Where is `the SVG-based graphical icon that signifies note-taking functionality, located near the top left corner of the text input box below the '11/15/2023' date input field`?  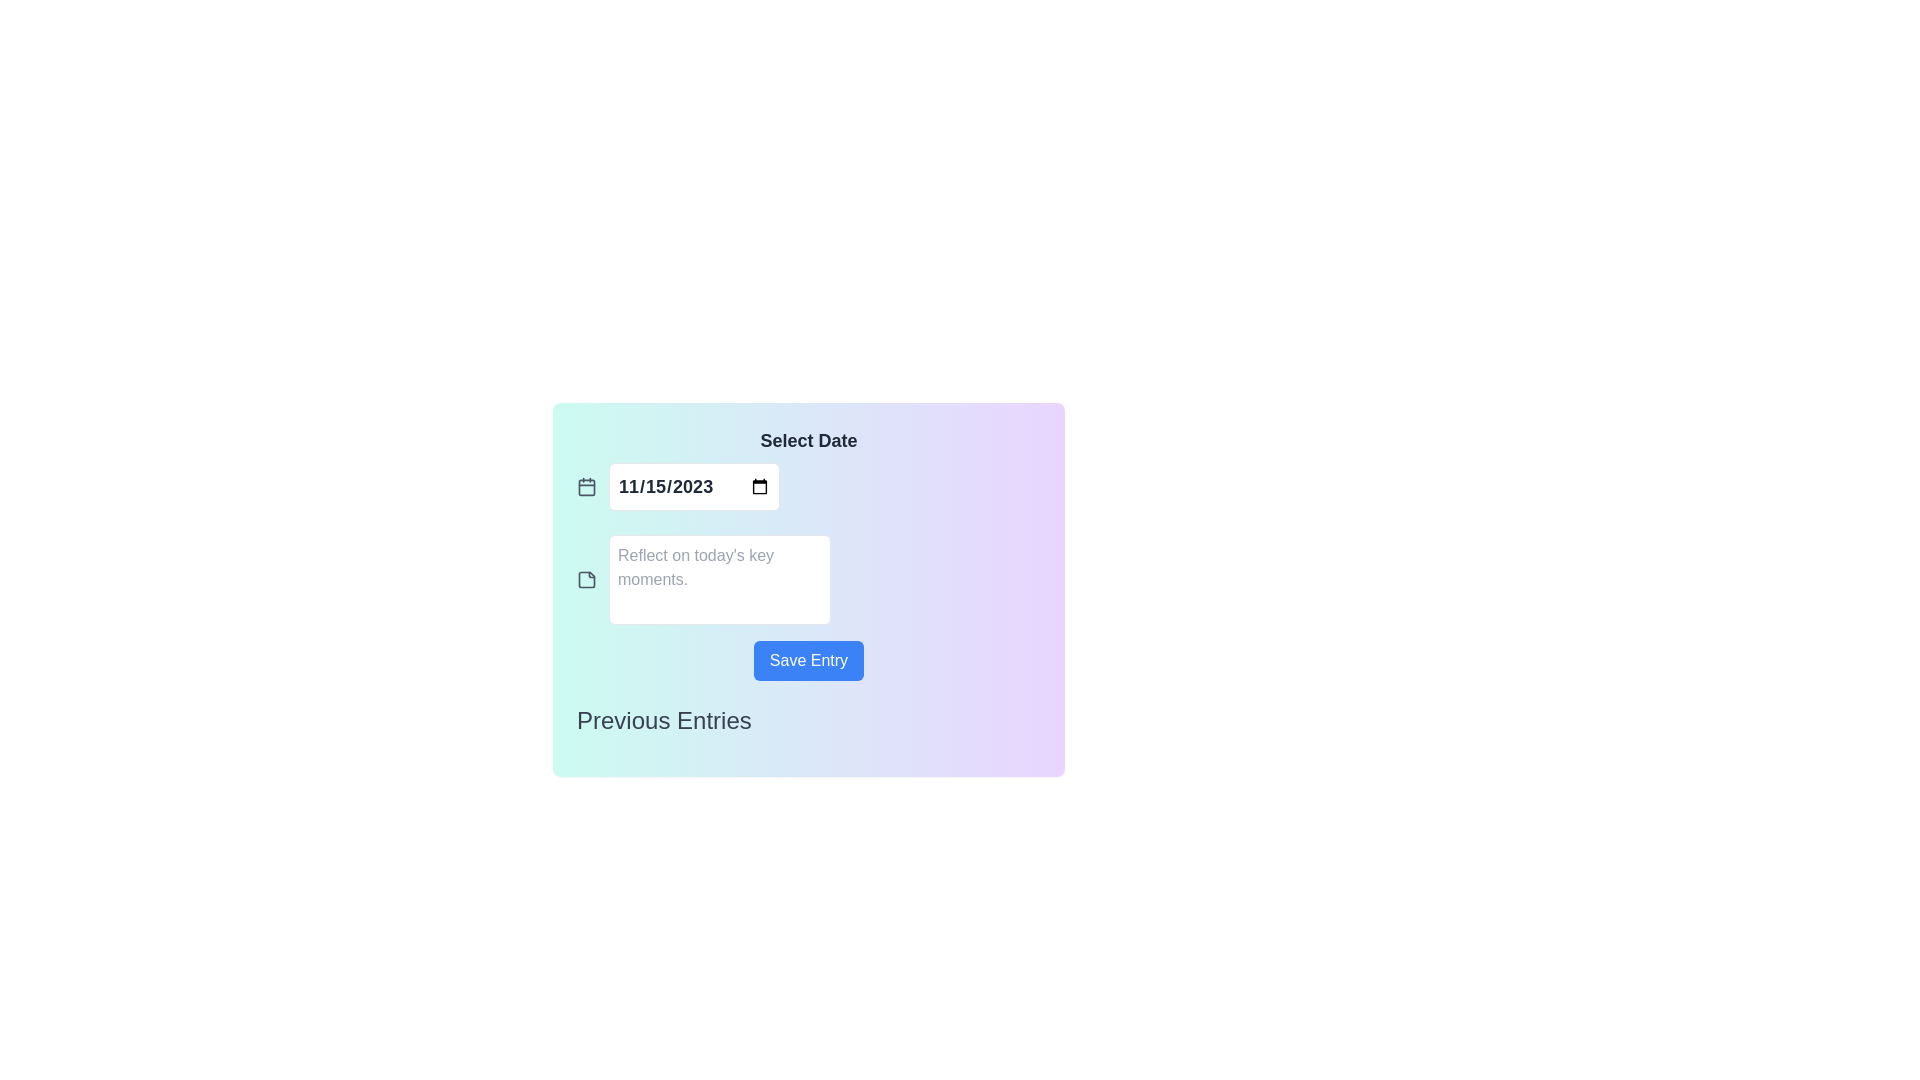 the SVG-based graphical icon that signifies note-taking functionality, located near the top left corner of the text input box below the '11/15/2023' date input field is located at coordinates (585, 579).